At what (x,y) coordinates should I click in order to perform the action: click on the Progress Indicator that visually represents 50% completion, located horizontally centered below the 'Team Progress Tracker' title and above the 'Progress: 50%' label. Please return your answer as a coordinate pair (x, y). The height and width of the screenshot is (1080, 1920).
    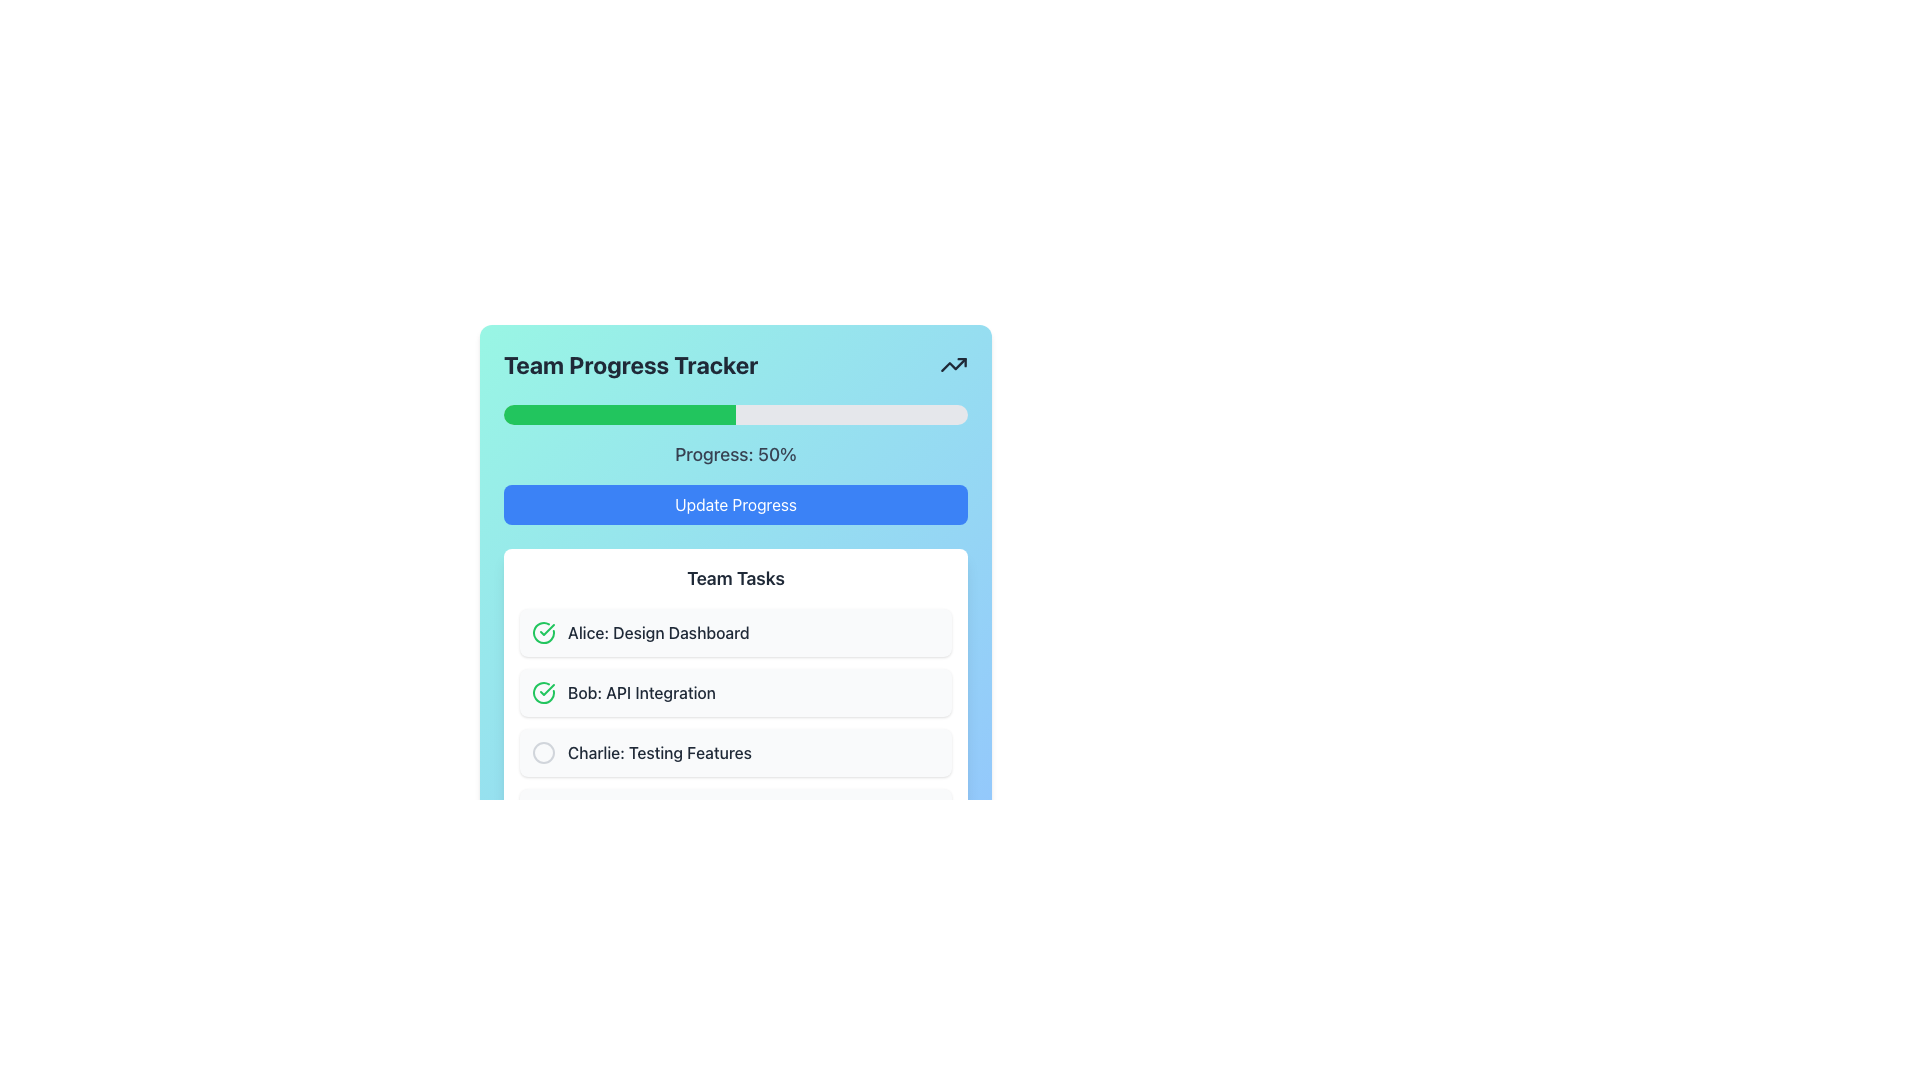
    Looking at the image, I should click on (618, 414).